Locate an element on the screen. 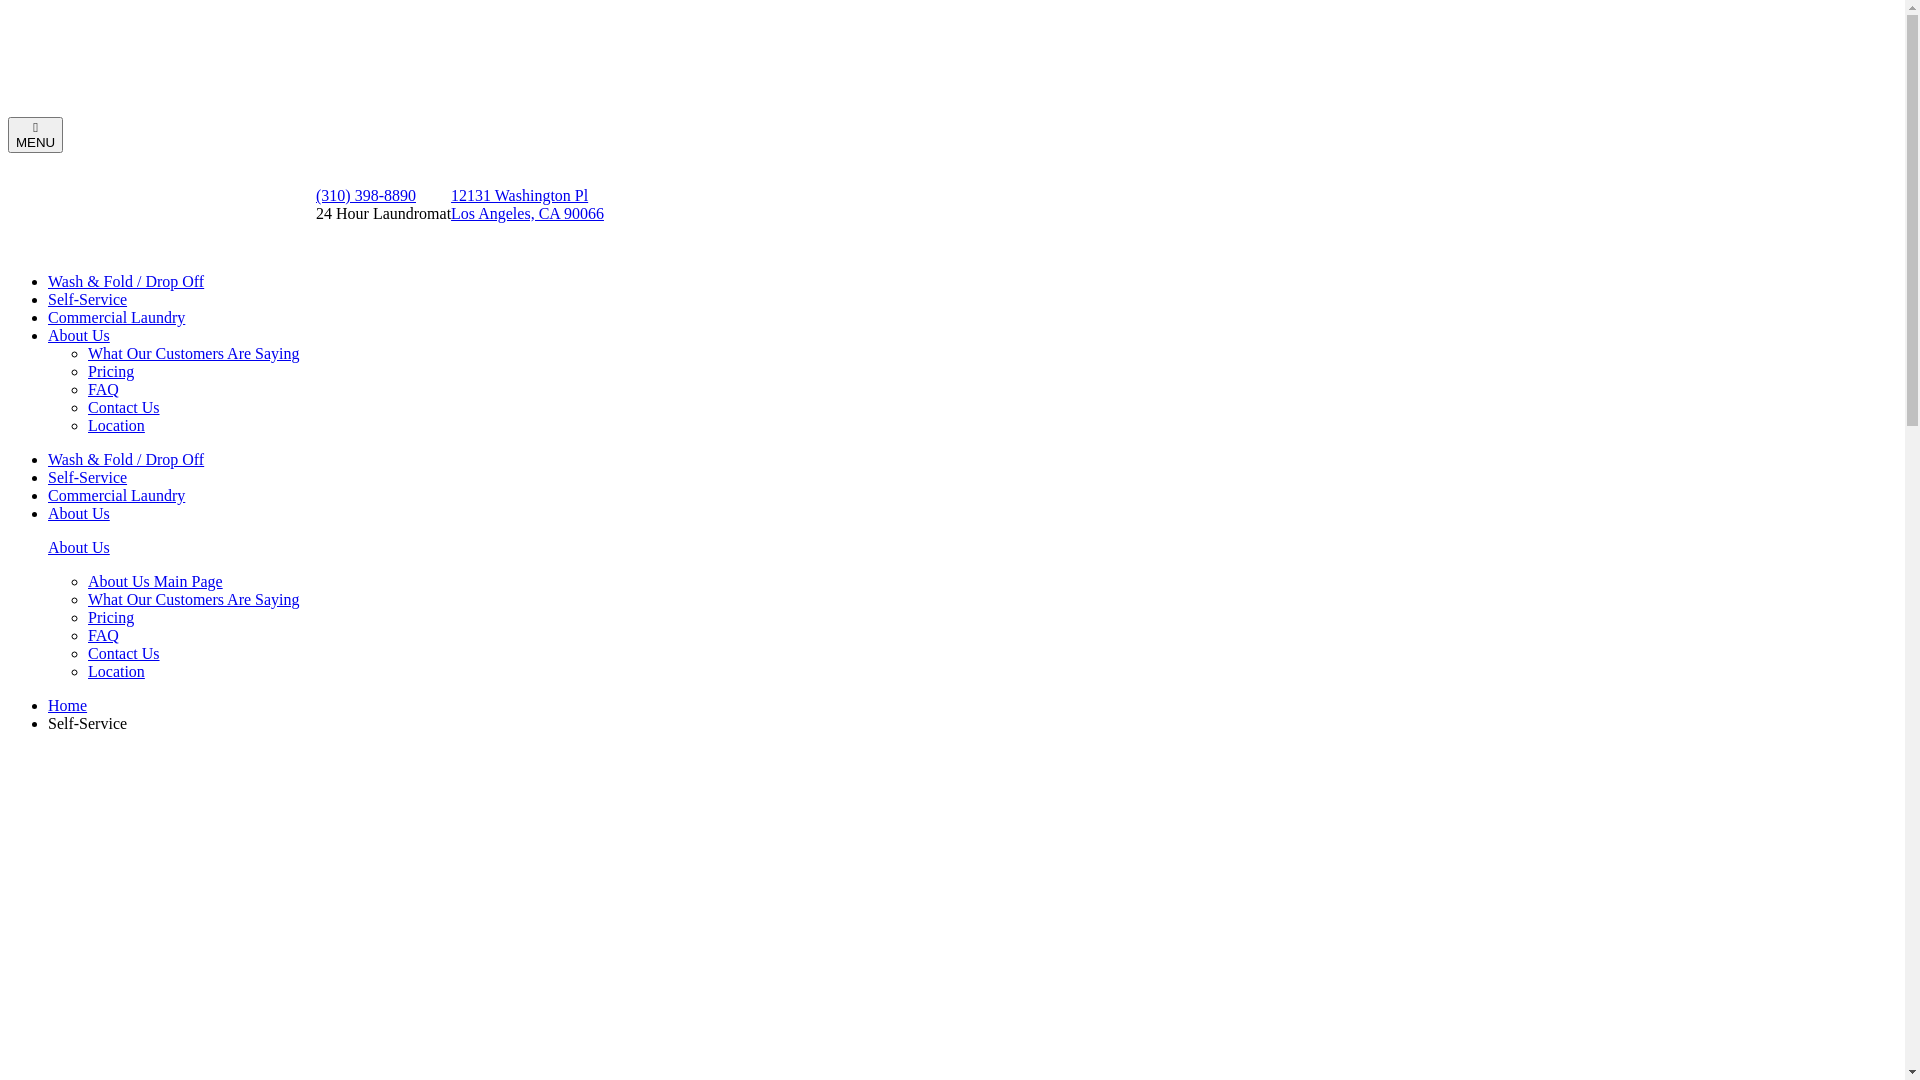  'Pricing' is located at coordinates (86, 616).